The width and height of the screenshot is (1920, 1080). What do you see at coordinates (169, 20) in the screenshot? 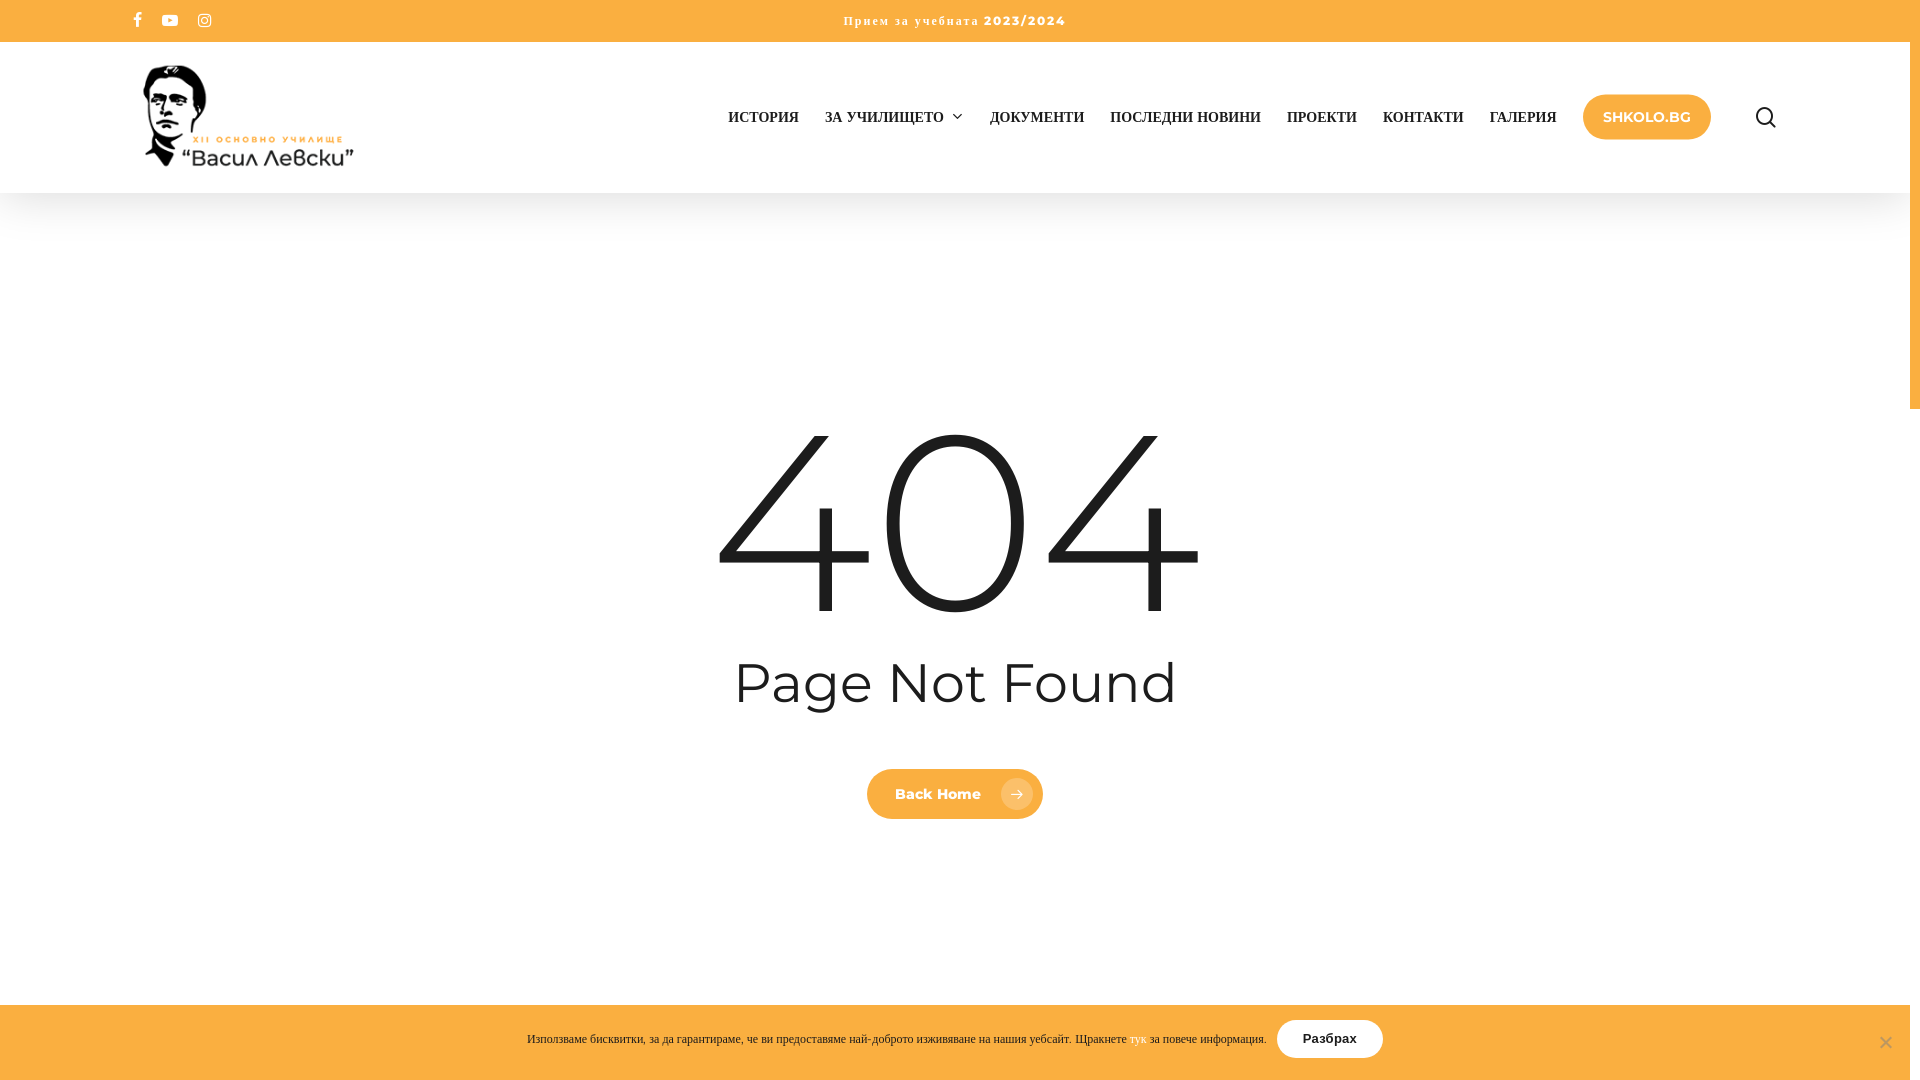
I see `'YOUTUBE'` at bounding box center [169, 20].